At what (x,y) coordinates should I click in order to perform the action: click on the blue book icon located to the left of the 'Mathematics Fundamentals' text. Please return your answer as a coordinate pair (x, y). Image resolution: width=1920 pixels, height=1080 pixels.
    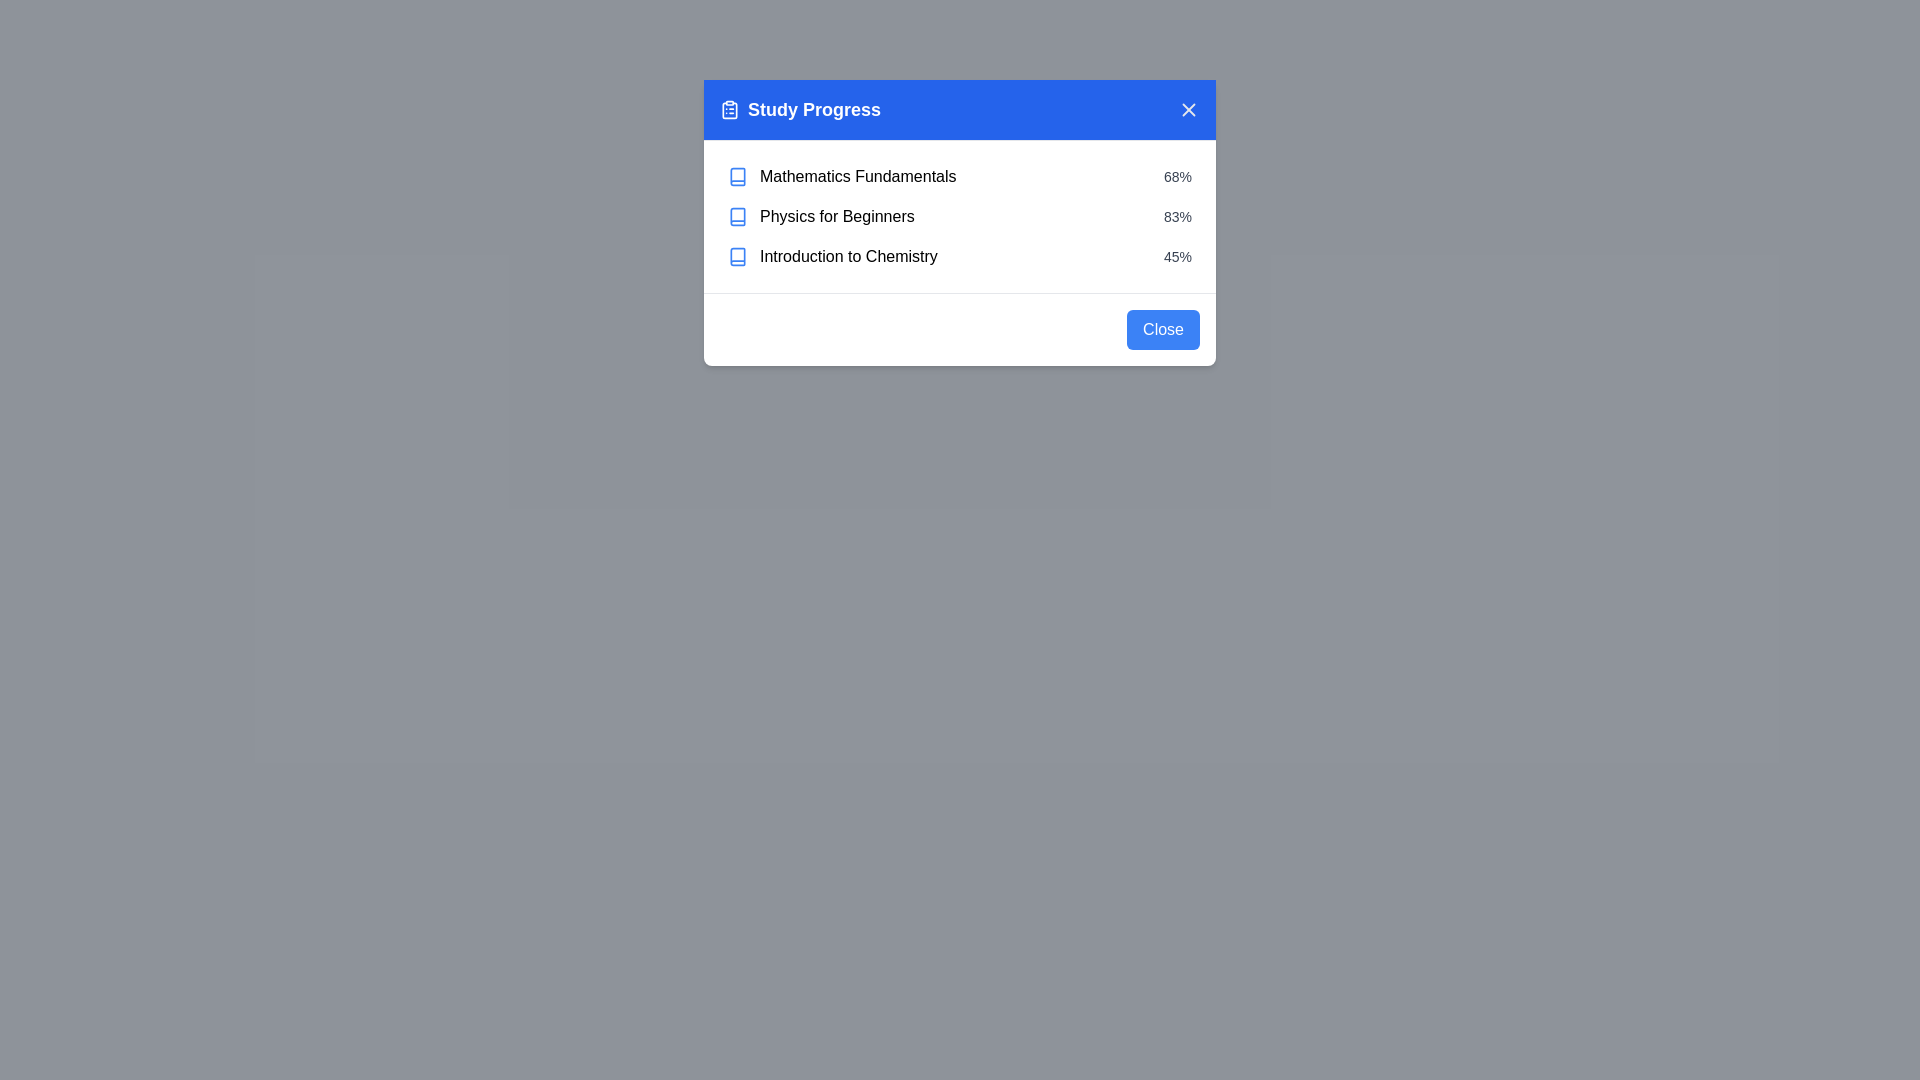
    Looking at the image, I should click on (737, 176).